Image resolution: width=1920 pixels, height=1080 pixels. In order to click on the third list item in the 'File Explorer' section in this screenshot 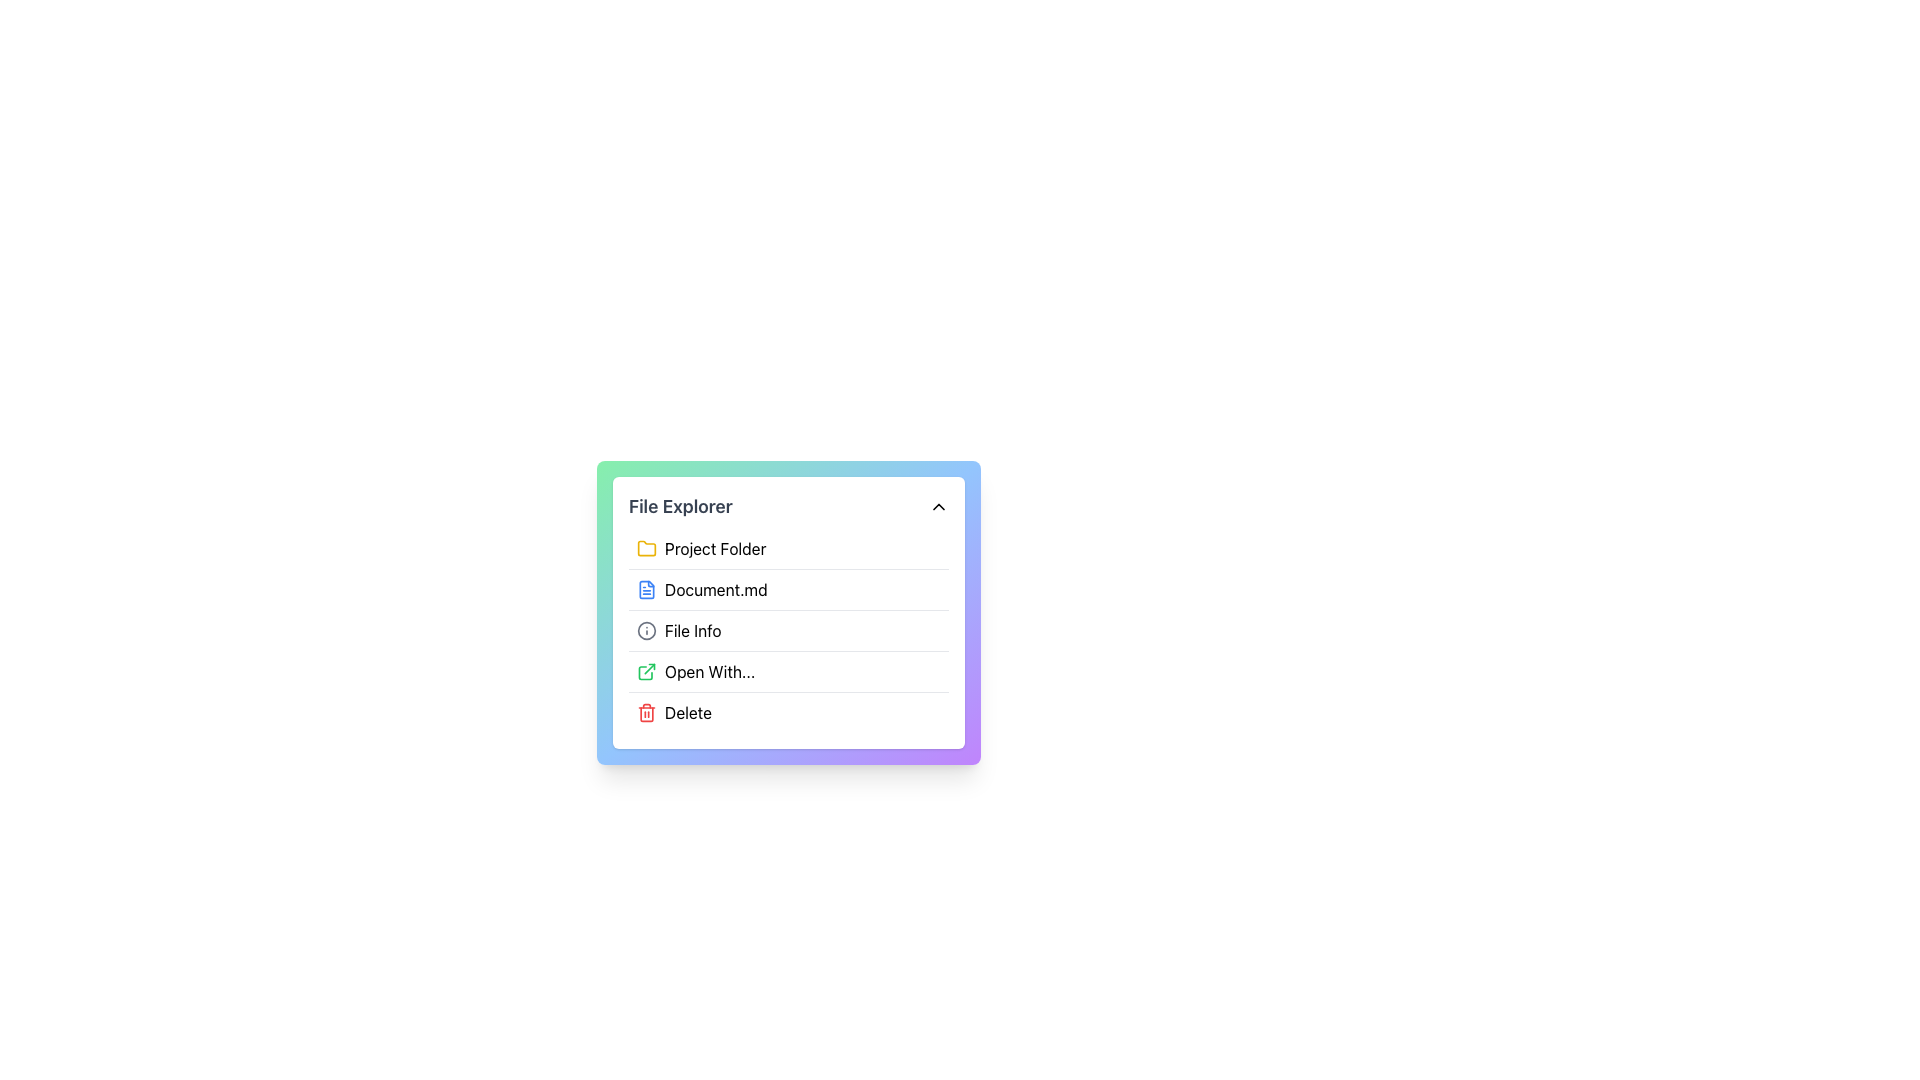, I will do `click(787, 631)`.